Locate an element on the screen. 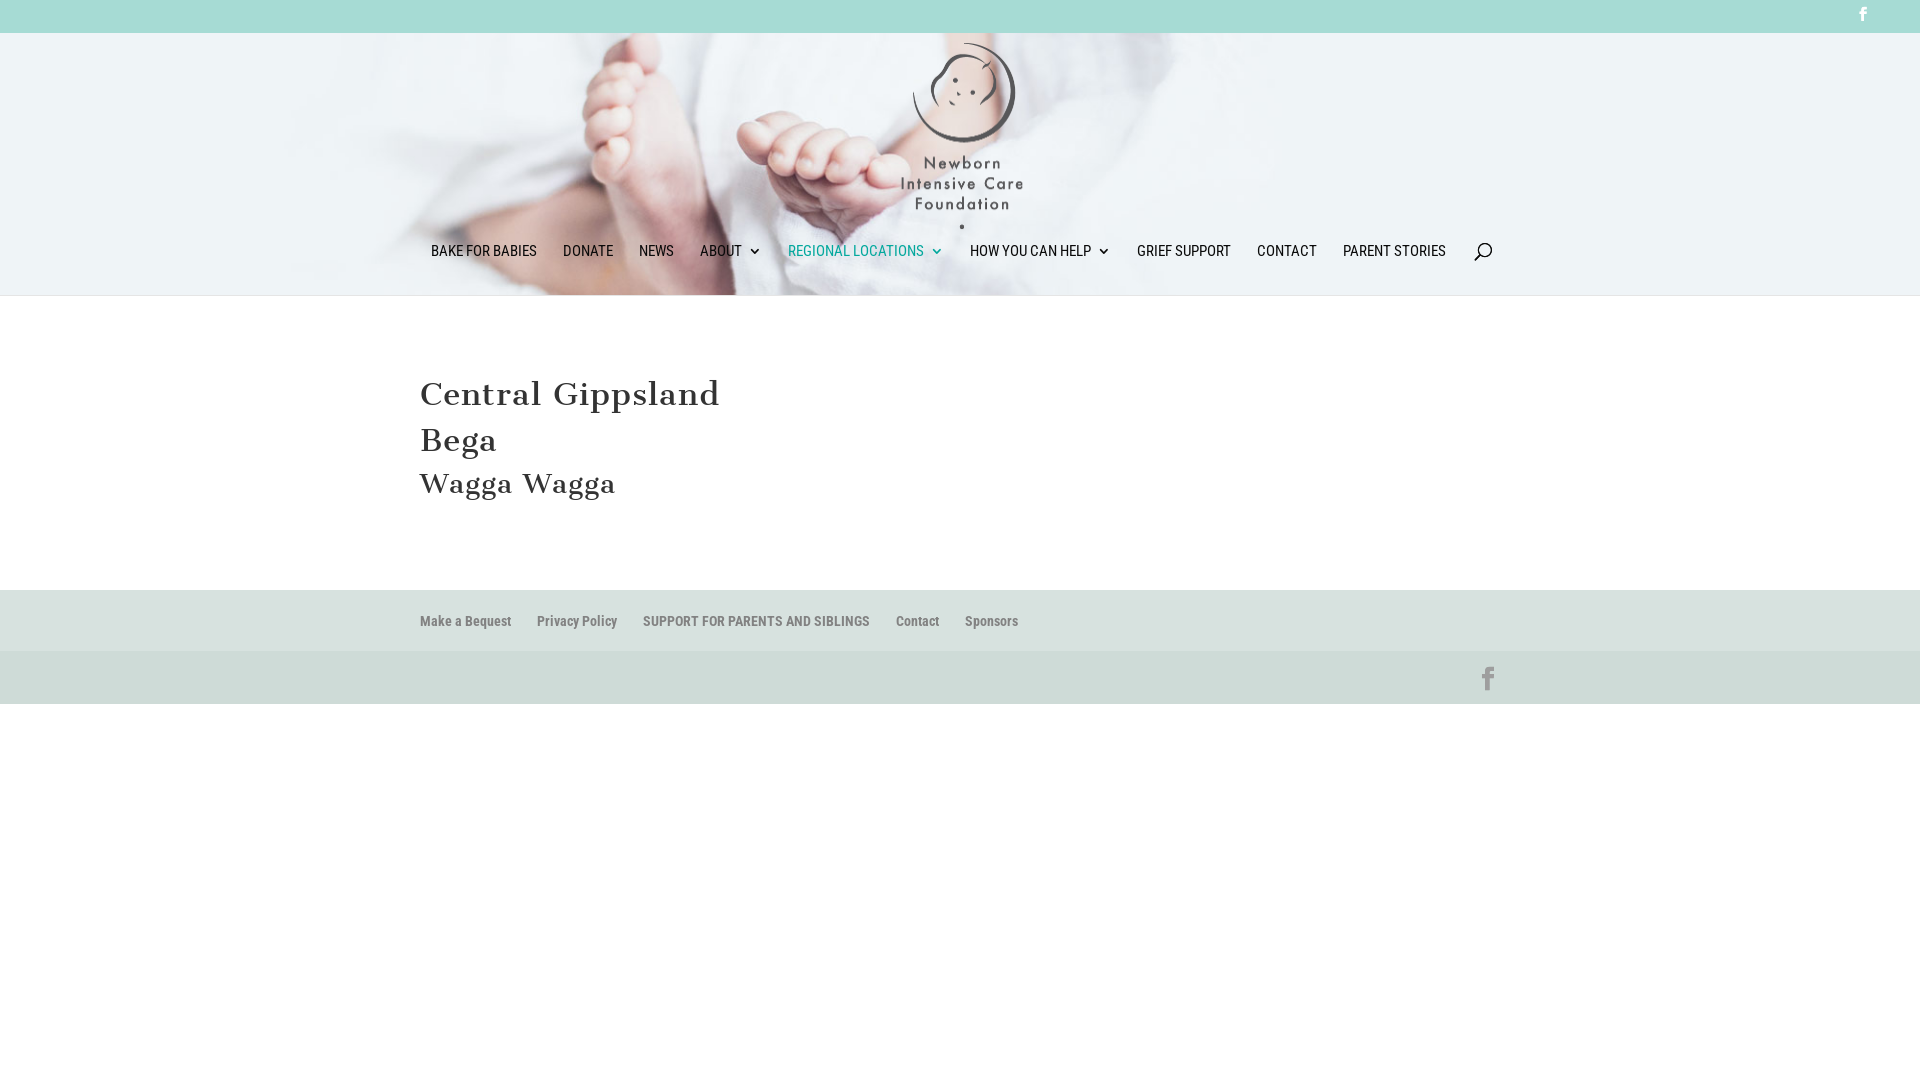 The width and height of the screenshot is (1920, 1080). 'Bega' is located at coordinates (458, 438).